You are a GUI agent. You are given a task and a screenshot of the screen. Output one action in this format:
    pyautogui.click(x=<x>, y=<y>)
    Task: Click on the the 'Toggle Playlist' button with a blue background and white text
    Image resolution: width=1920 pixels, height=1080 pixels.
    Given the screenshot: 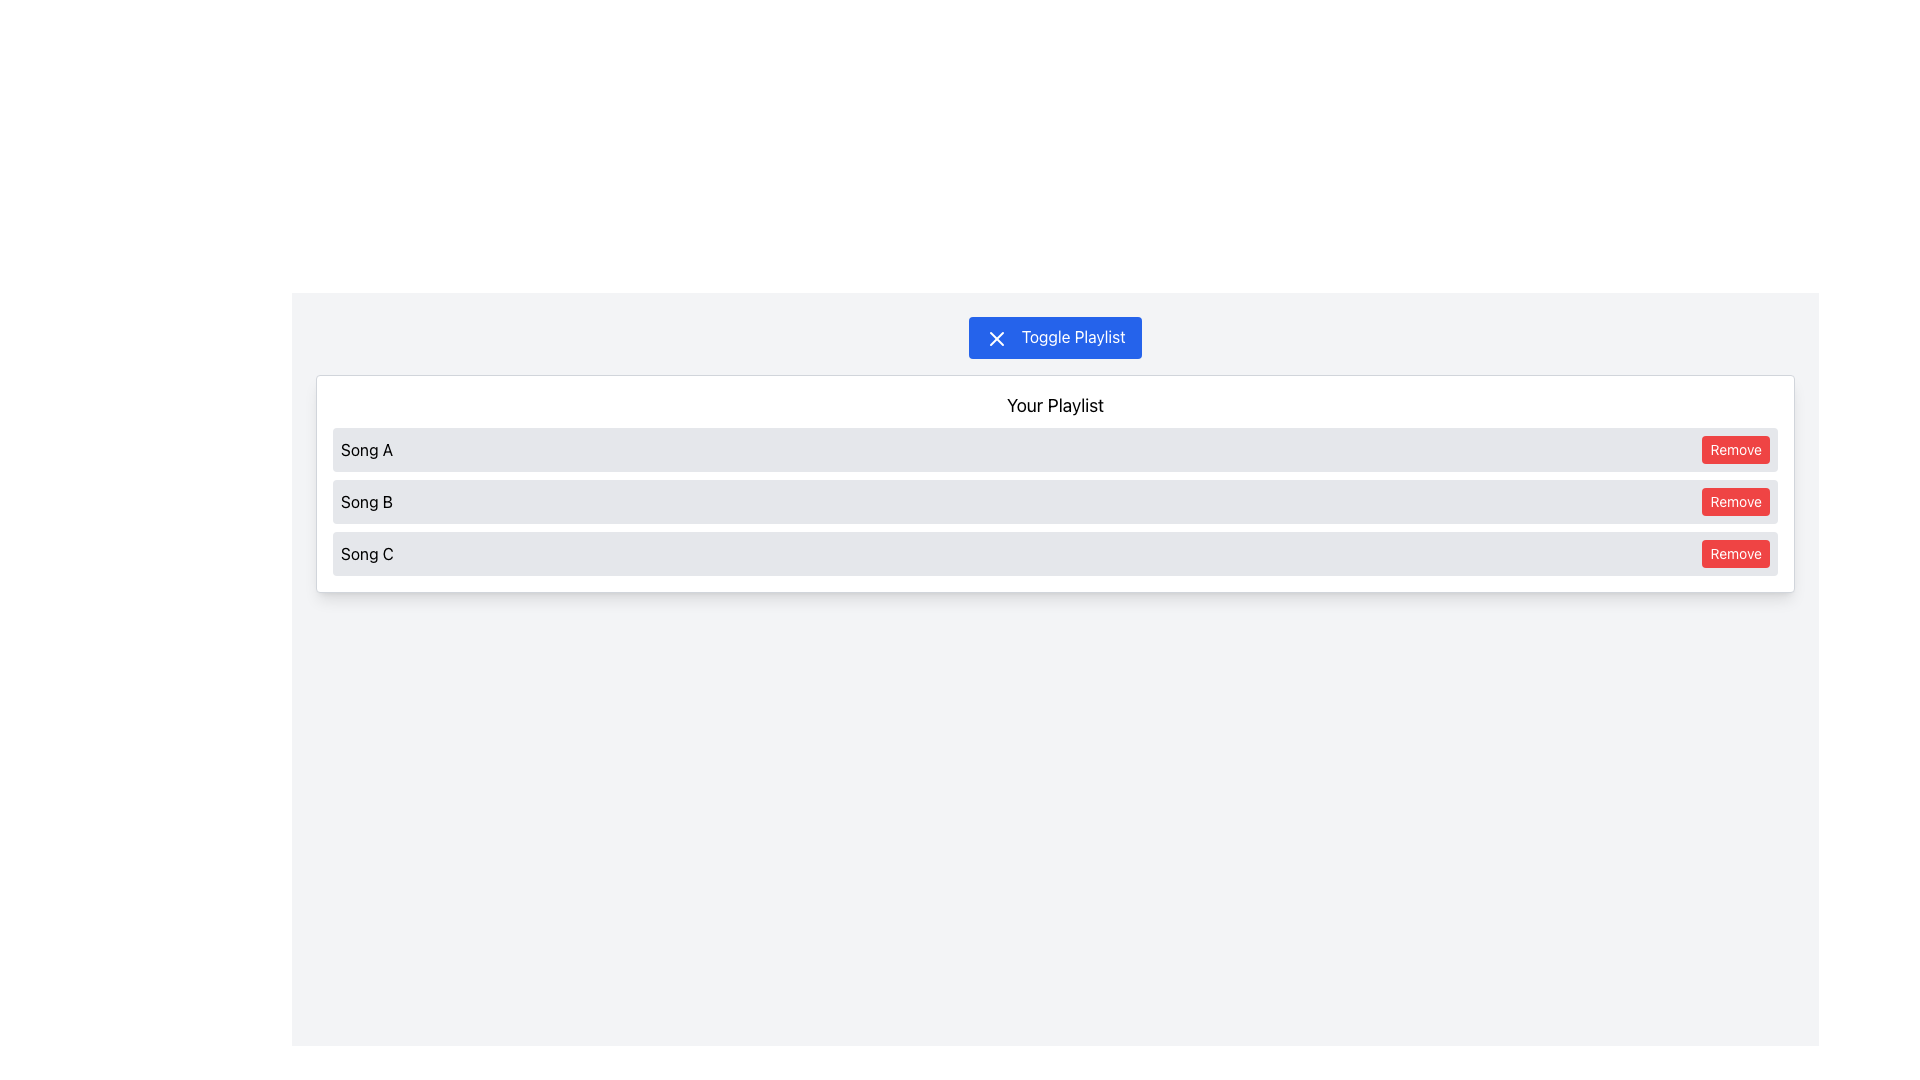 What is the action you would take?
    pyautogui.click(x=1054, y=336)
    